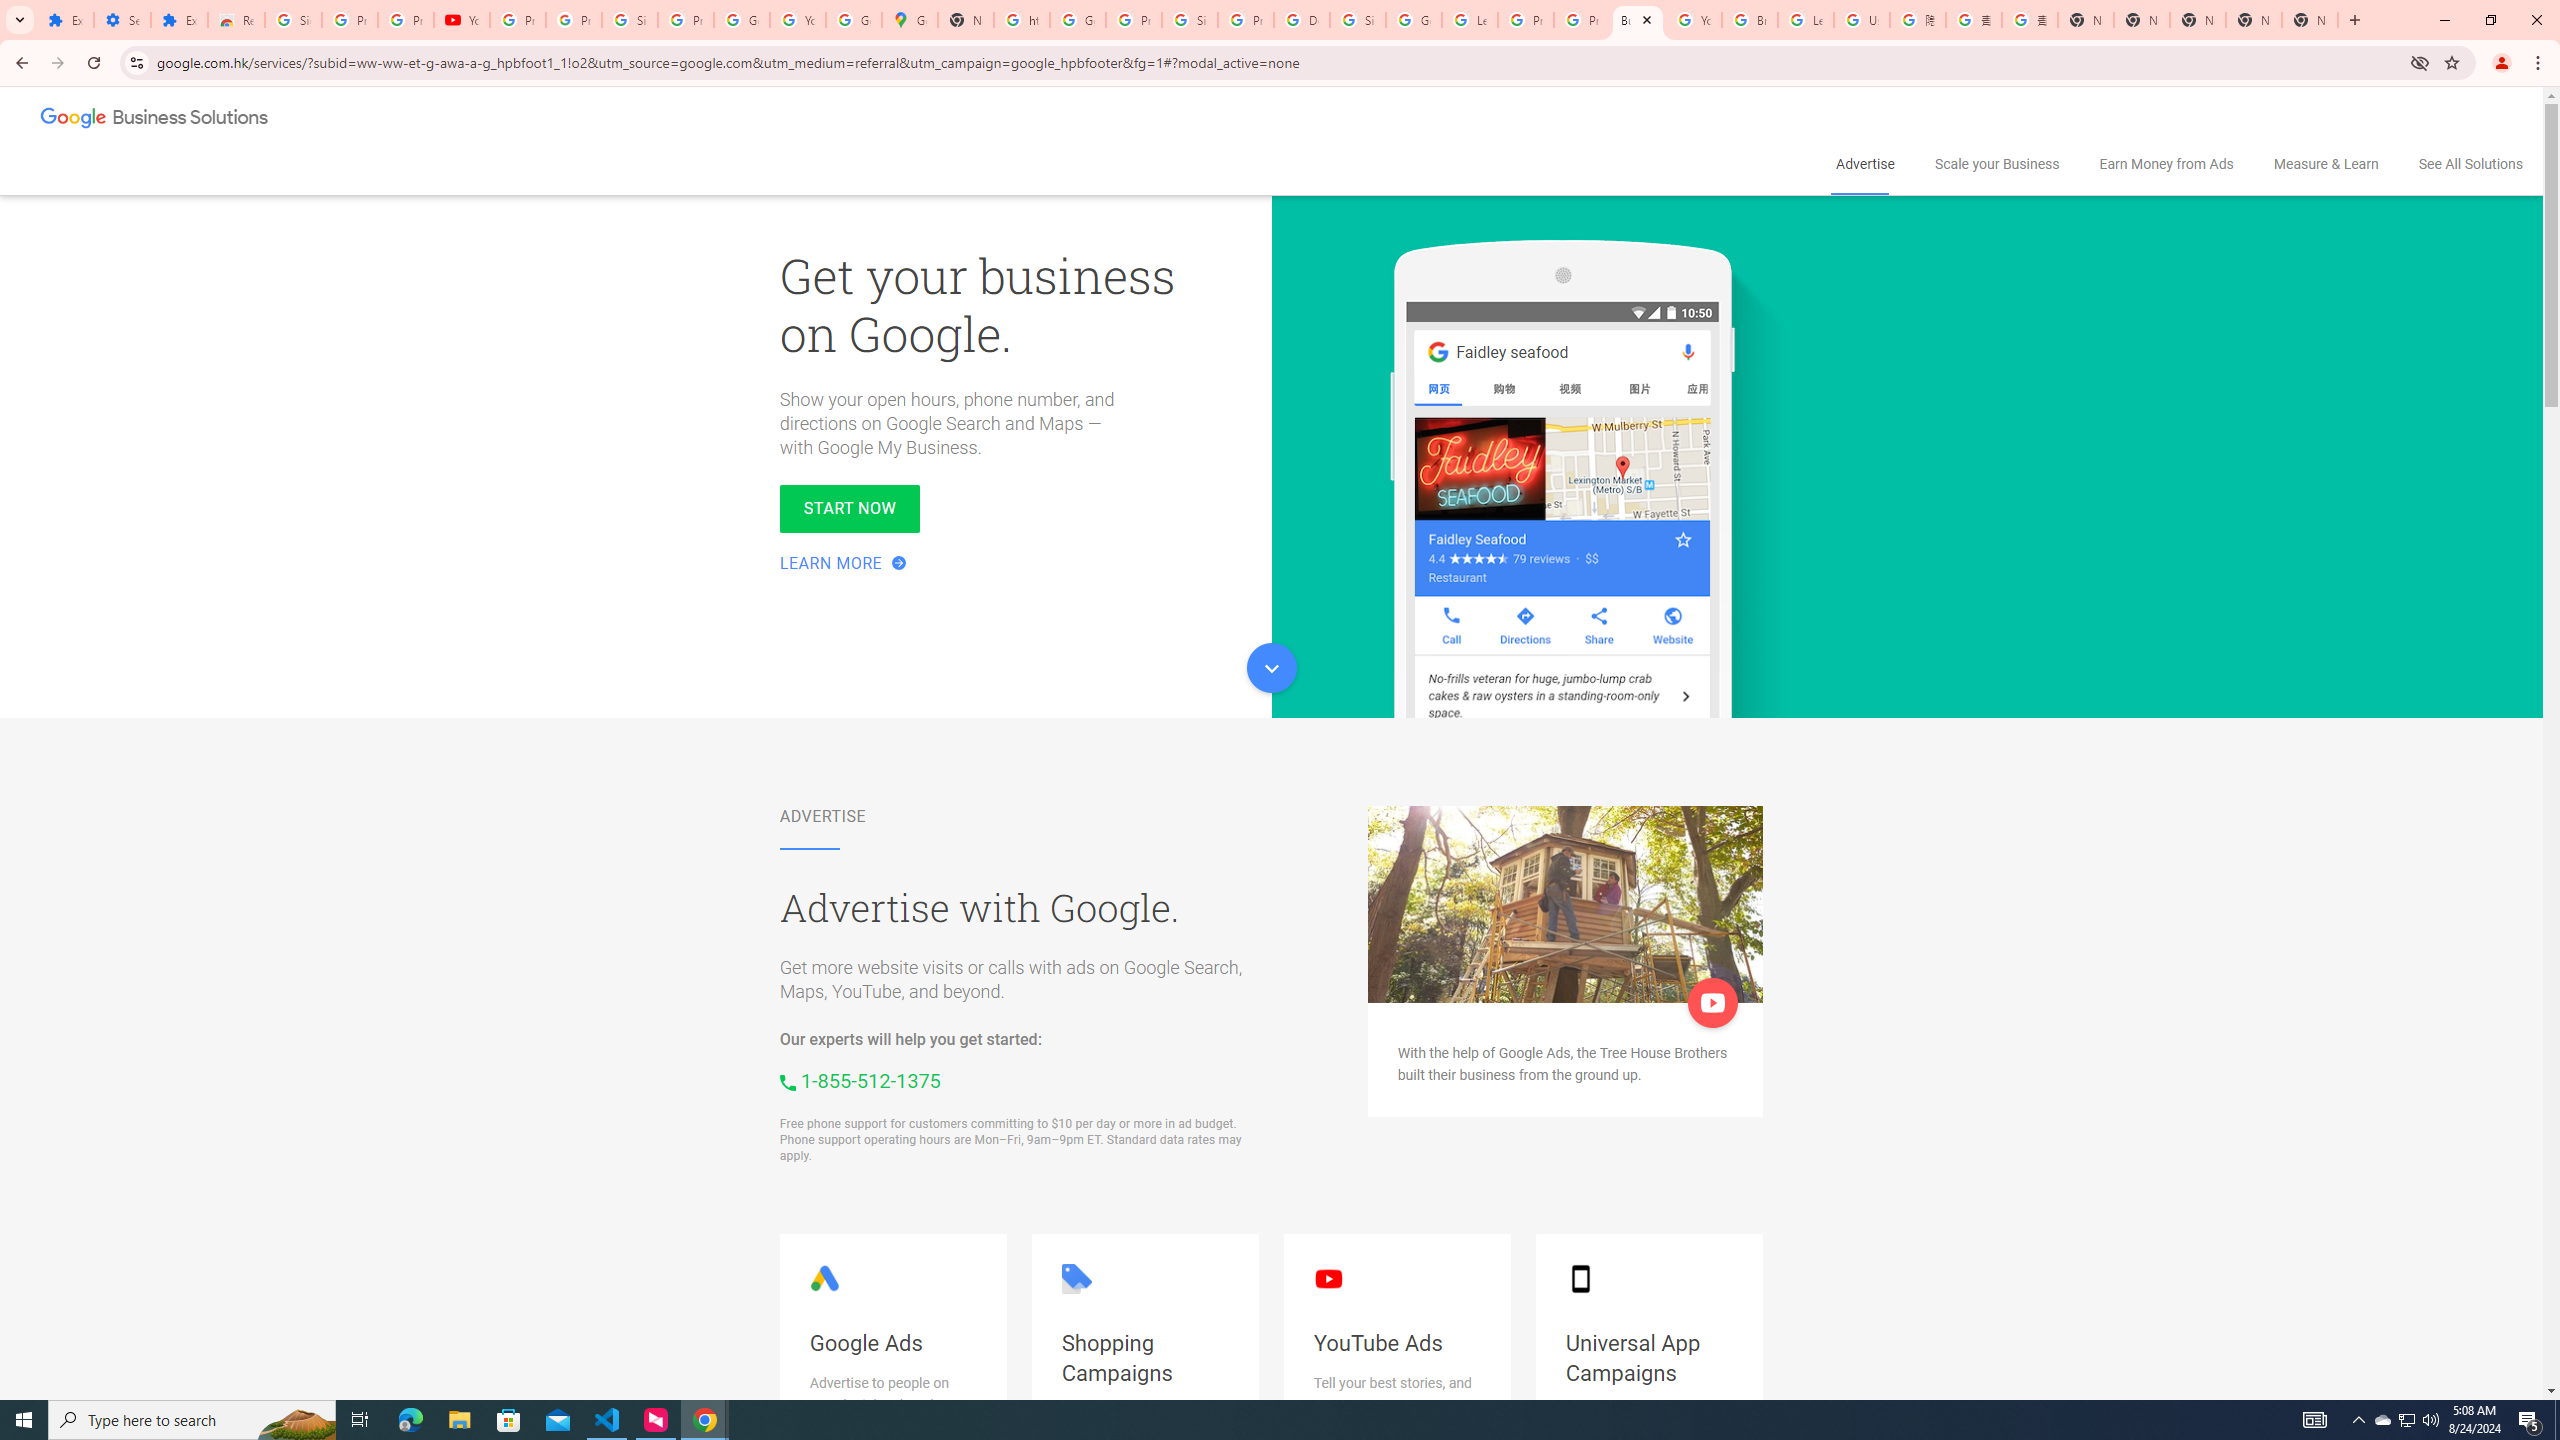 Image resolution: width=2560 pixels, height=1440 pixels. Describe the element at coordinates (860, 1080) in the screenshot. I see `'Call us'` at that location.